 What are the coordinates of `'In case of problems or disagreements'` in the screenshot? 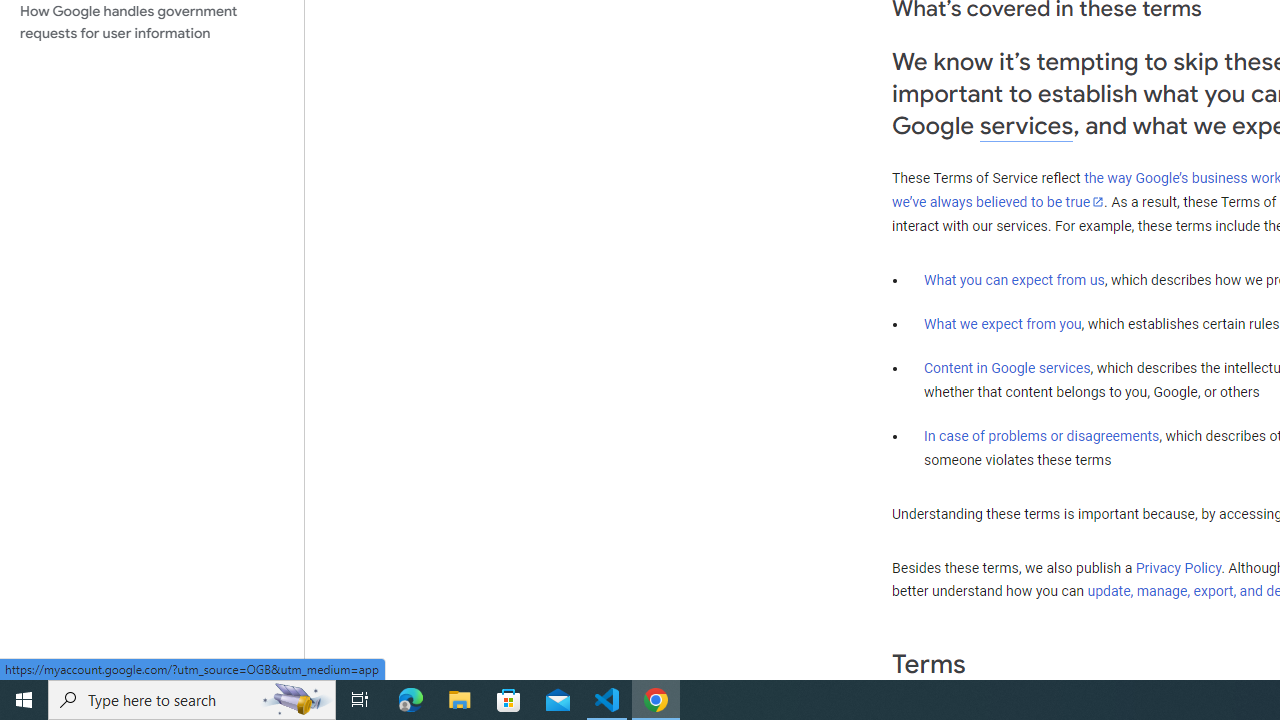 It's located at (1040, 434).